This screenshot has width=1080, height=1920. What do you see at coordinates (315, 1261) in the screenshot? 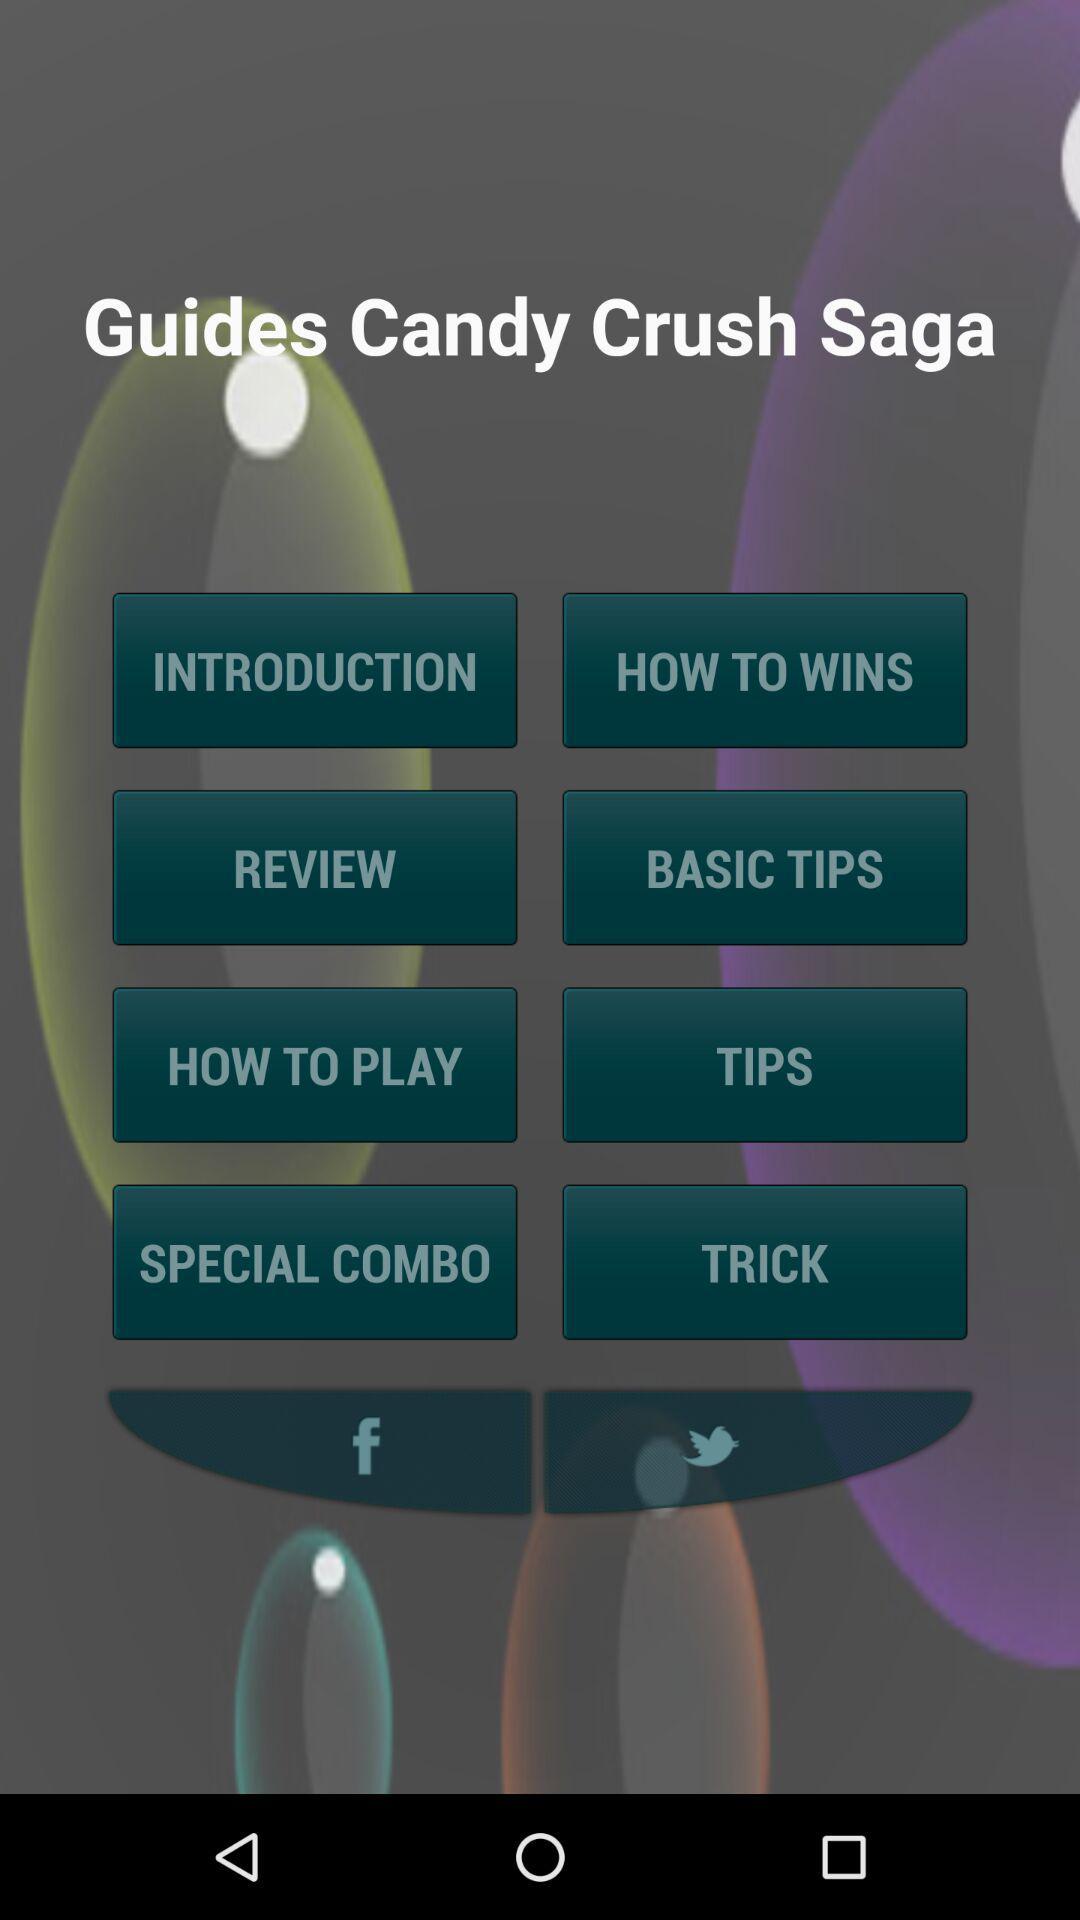
I see `special combo` at bounding box center [315, 1261].